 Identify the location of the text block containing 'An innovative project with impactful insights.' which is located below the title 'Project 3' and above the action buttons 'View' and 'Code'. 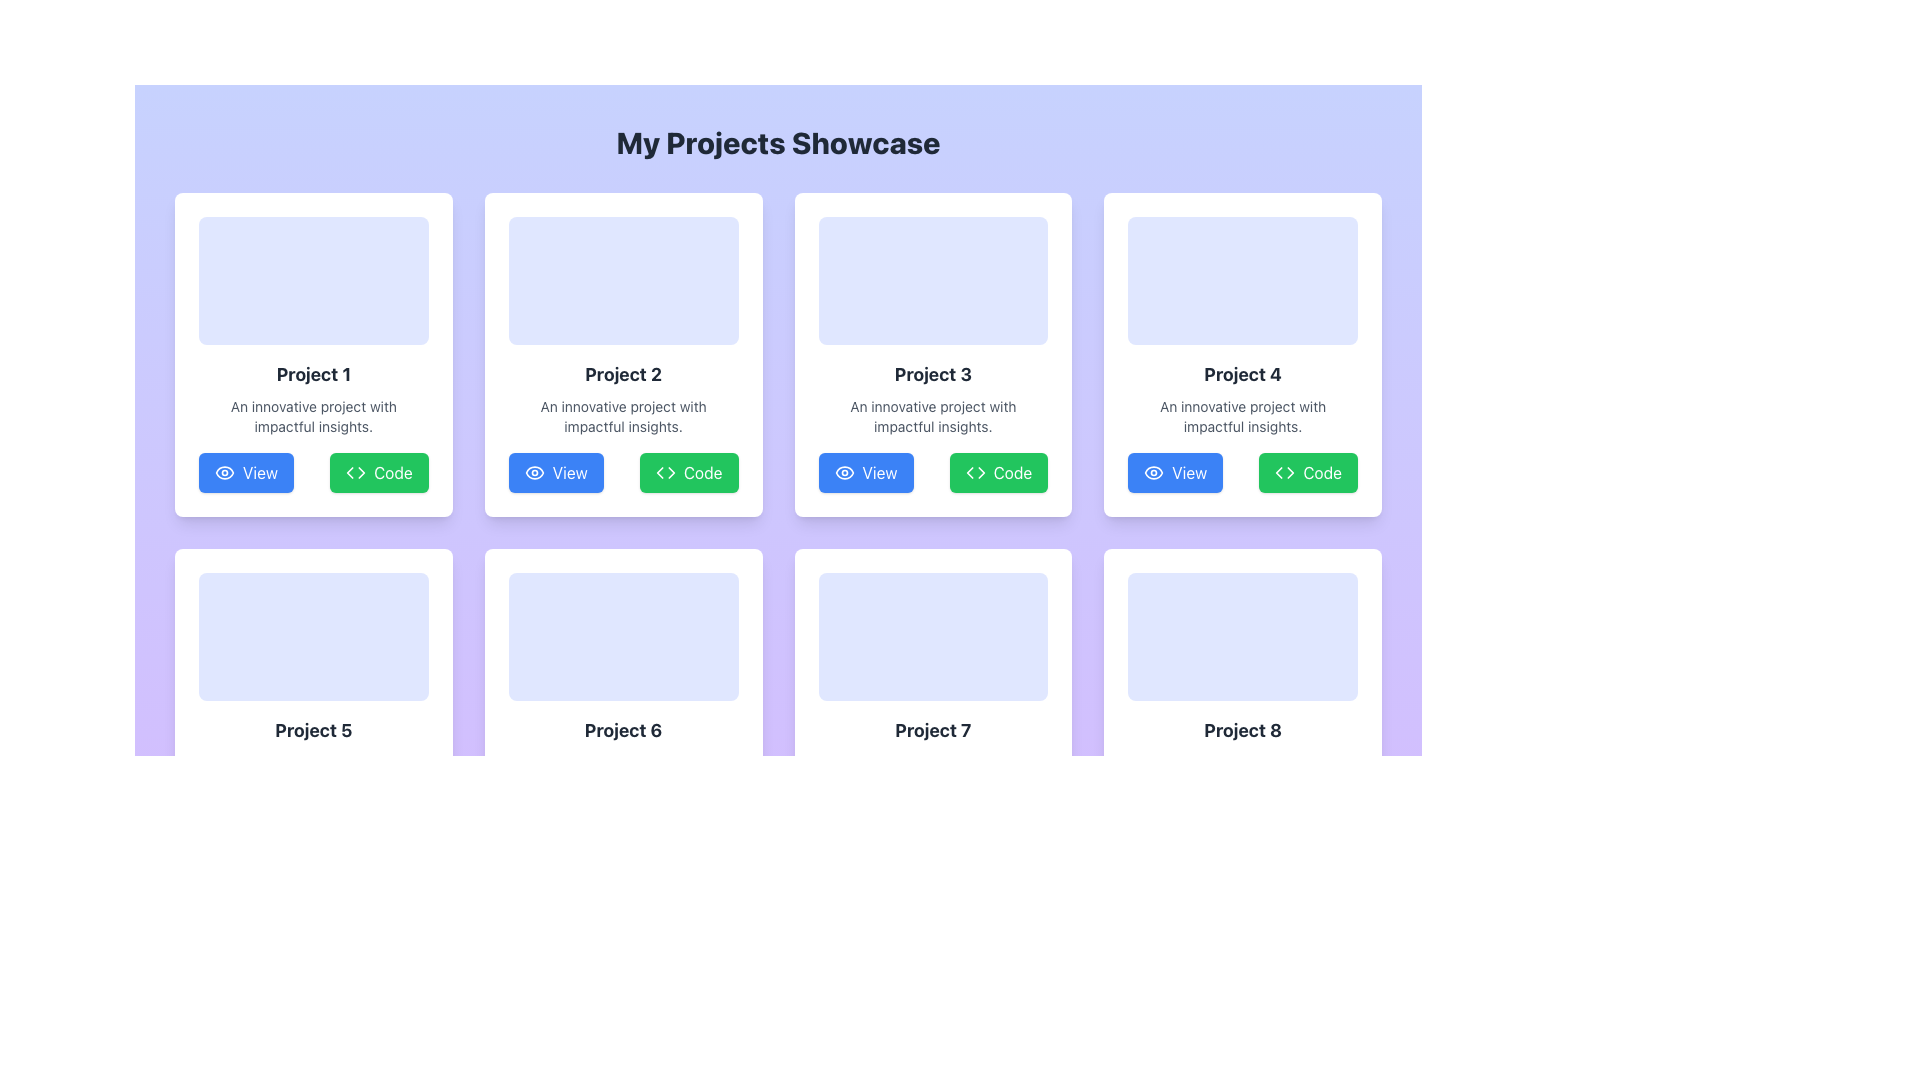
(932, 415).